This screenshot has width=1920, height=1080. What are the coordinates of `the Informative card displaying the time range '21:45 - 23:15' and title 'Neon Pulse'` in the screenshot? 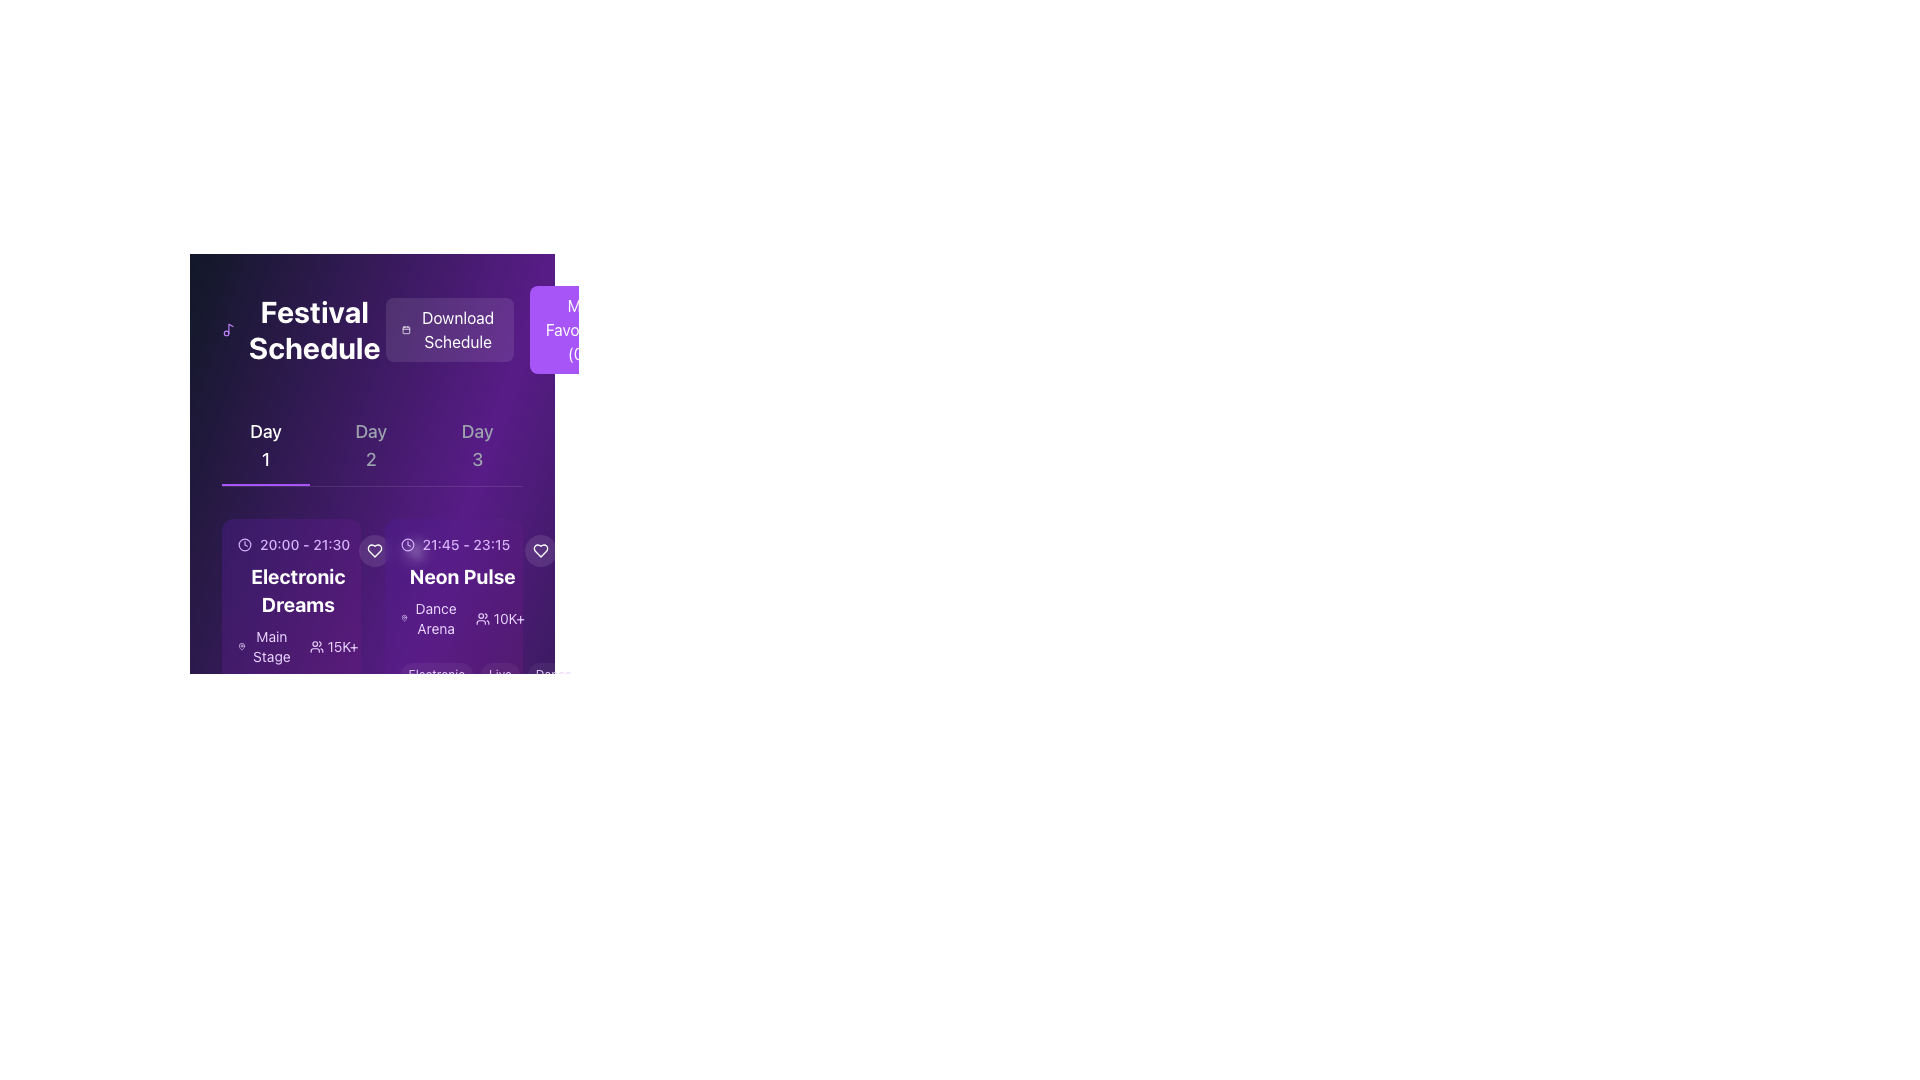 It's located at (452, 585).